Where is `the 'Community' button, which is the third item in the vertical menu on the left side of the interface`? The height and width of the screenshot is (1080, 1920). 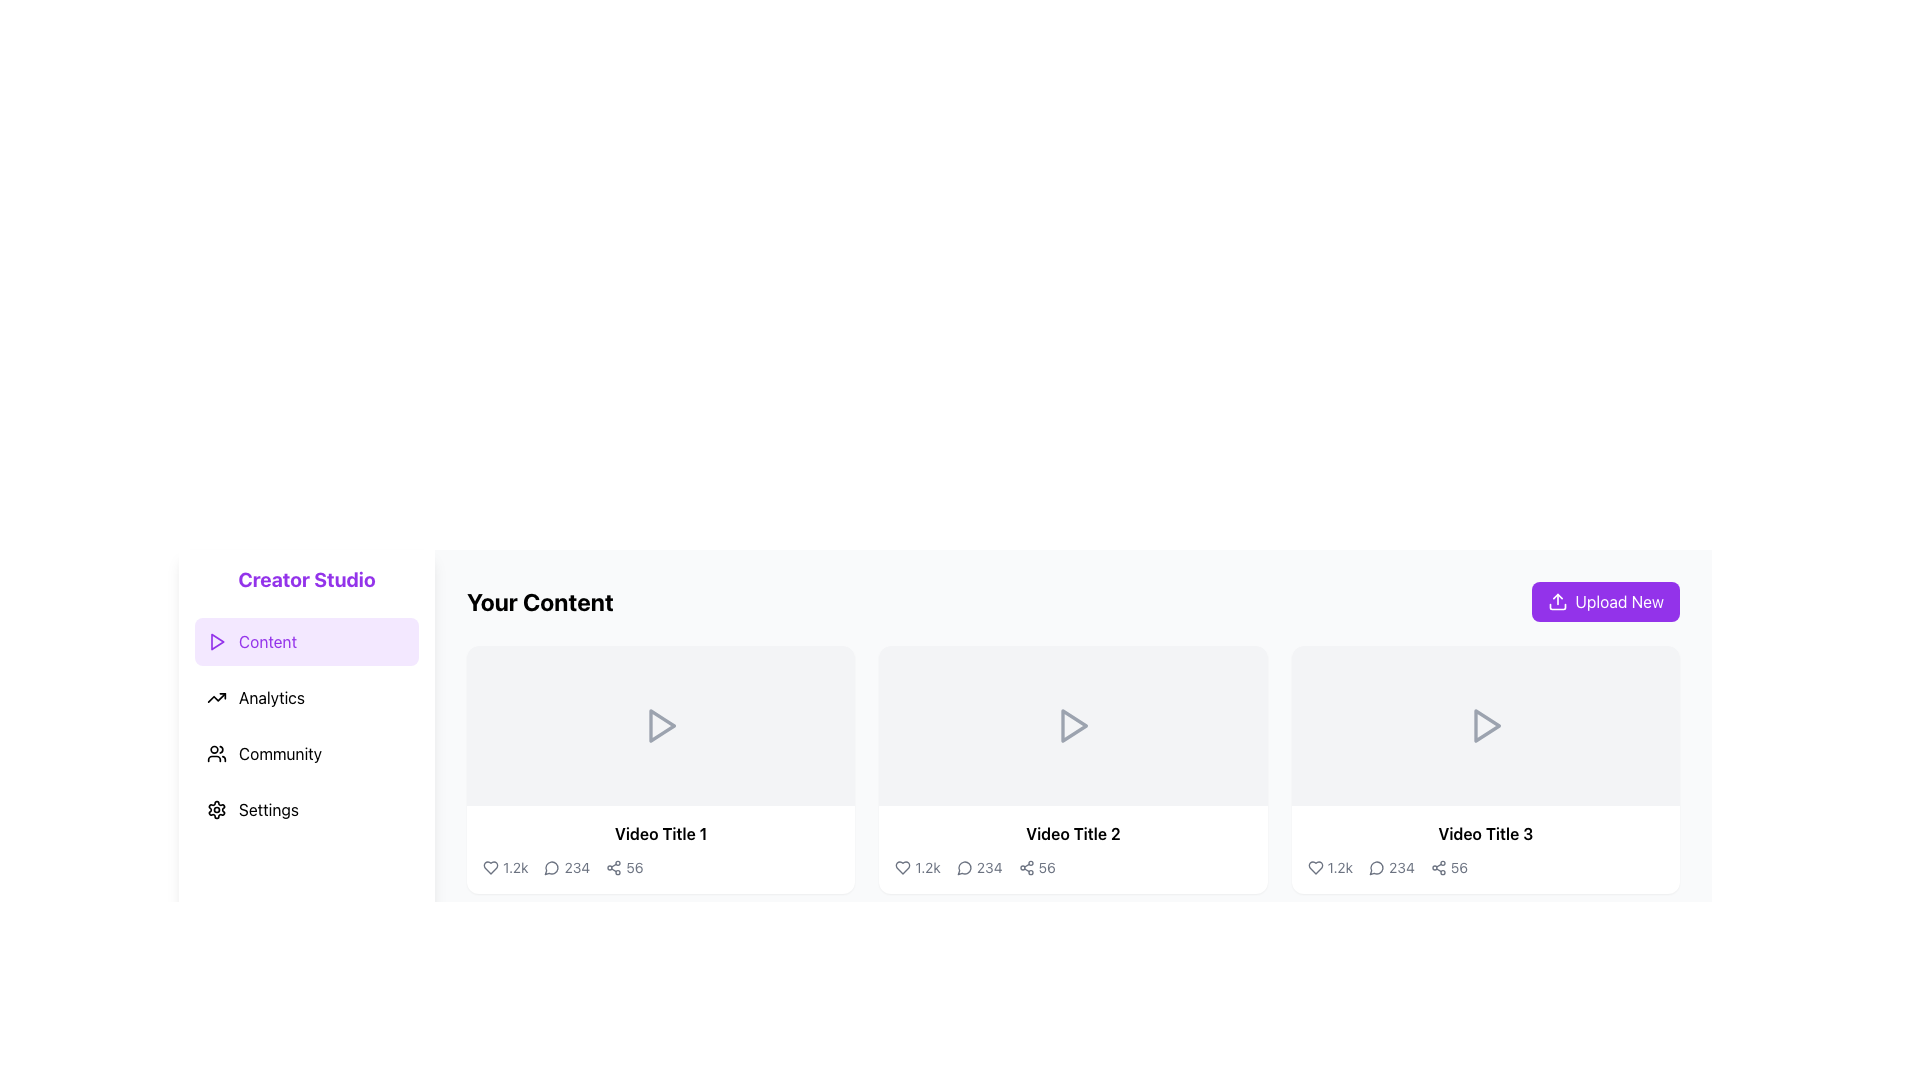
the 'Community' button, which is the third item in the vertical menu on the left side of the interface is located at coordinates (306, 753).